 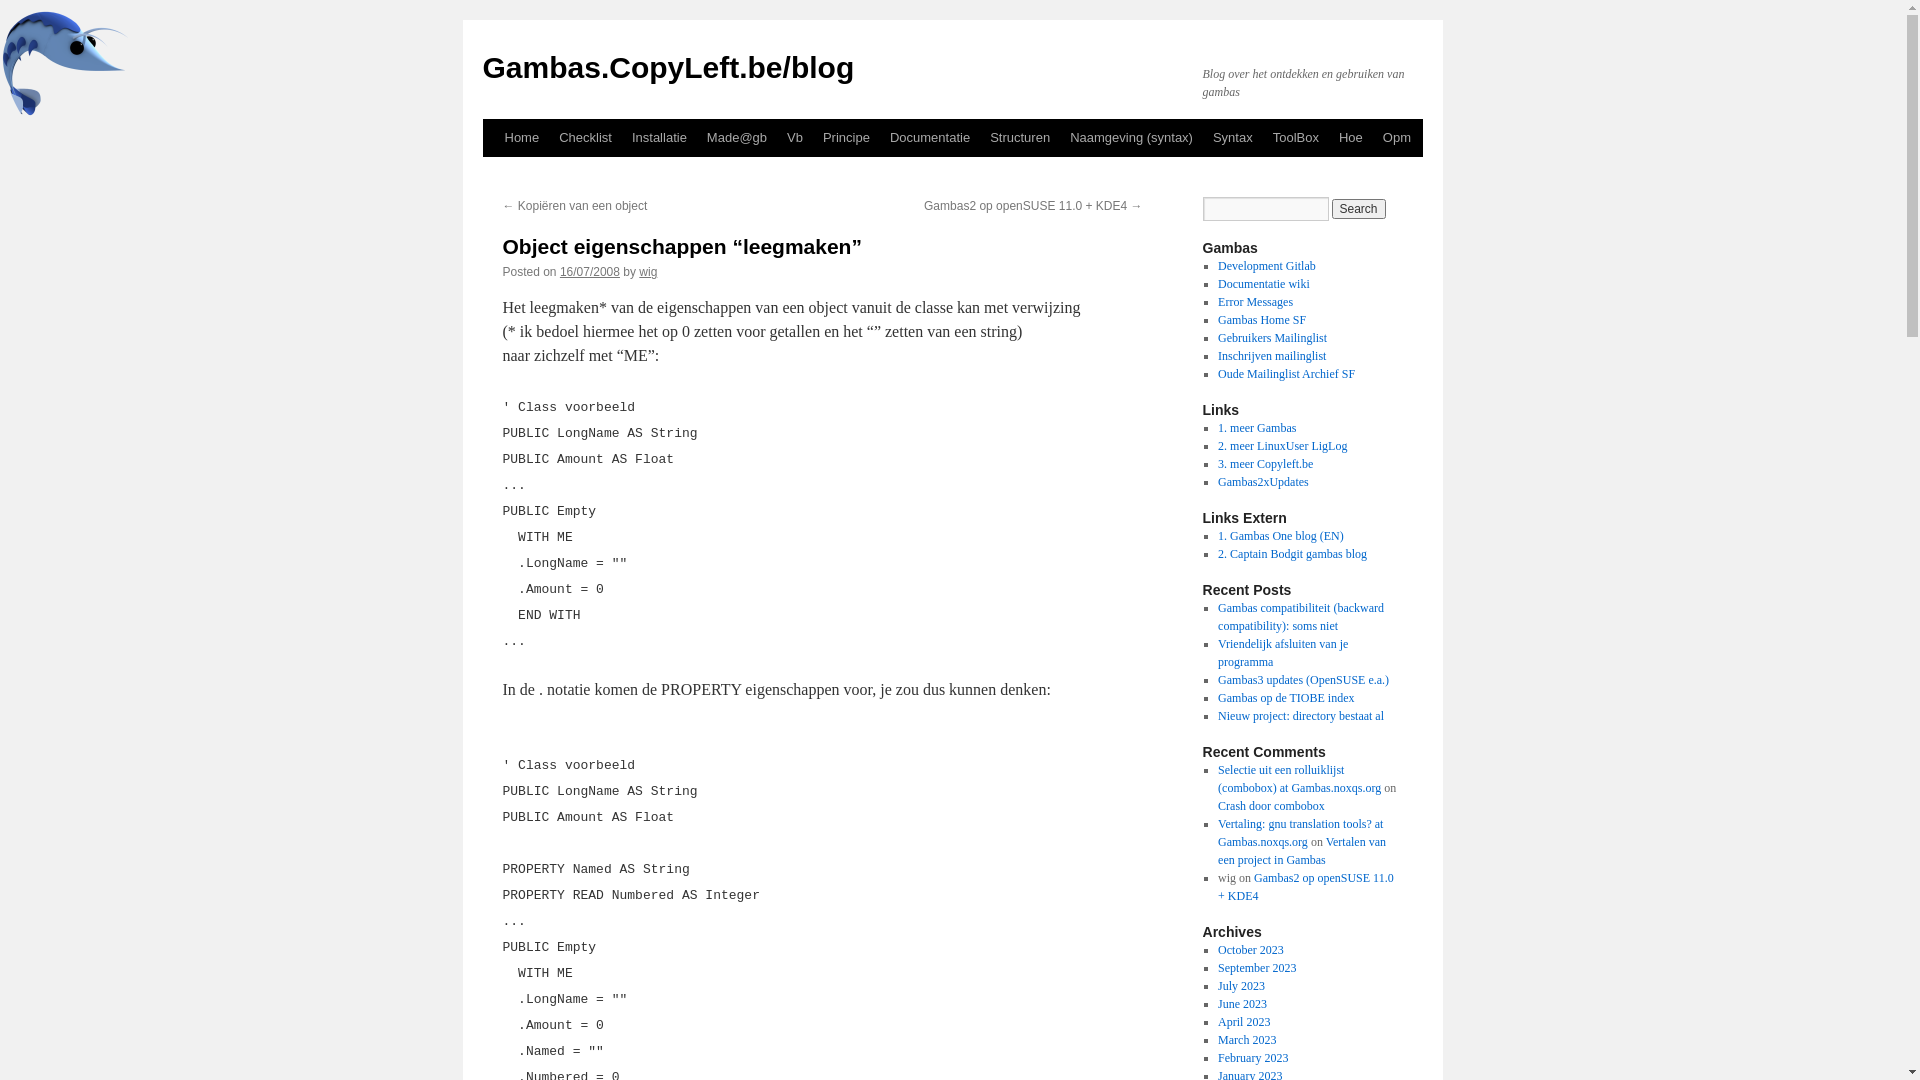 What do you see at coordinates (1217, 805) in the screenshot?
I see `'Crash door combobox'` at bounding box center [1217, 805].